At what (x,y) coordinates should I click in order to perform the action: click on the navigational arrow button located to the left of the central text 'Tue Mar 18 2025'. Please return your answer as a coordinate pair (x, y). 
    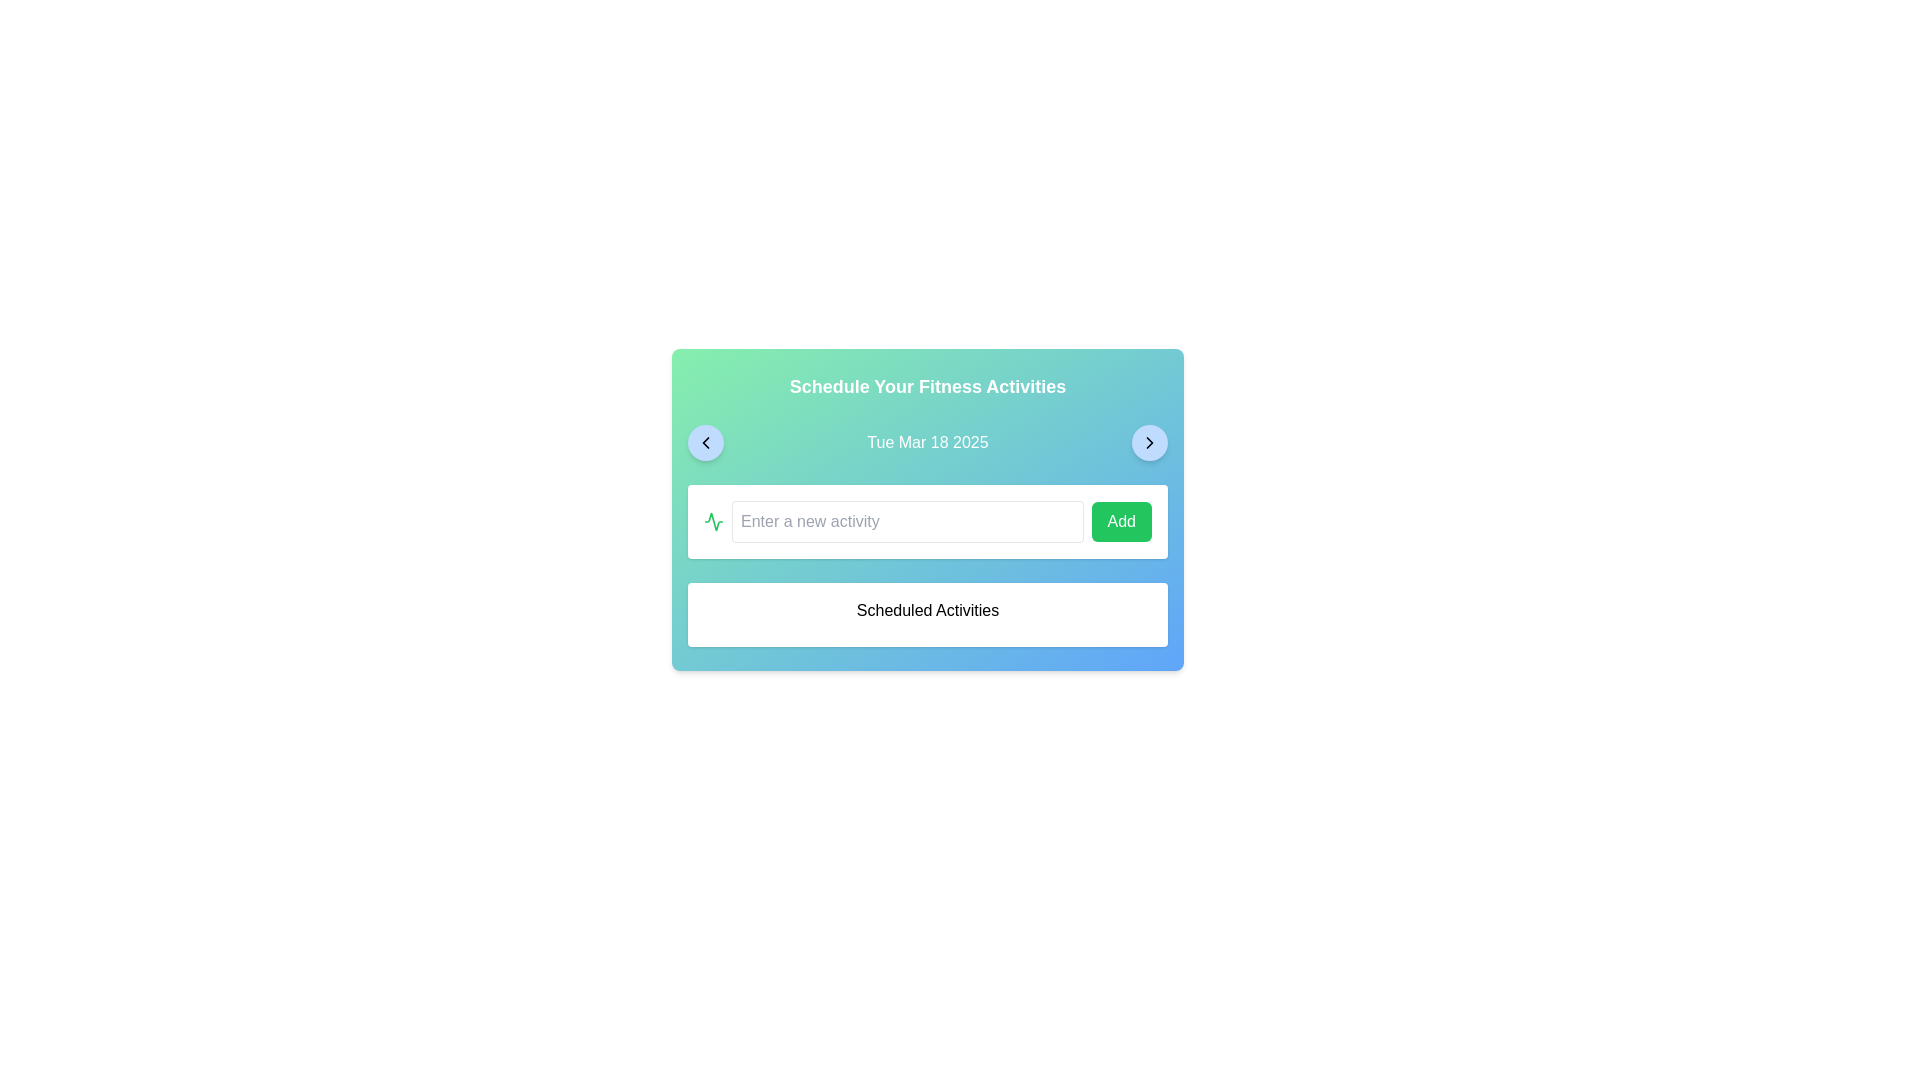
    Looking at the image, I should click on (705, 442).